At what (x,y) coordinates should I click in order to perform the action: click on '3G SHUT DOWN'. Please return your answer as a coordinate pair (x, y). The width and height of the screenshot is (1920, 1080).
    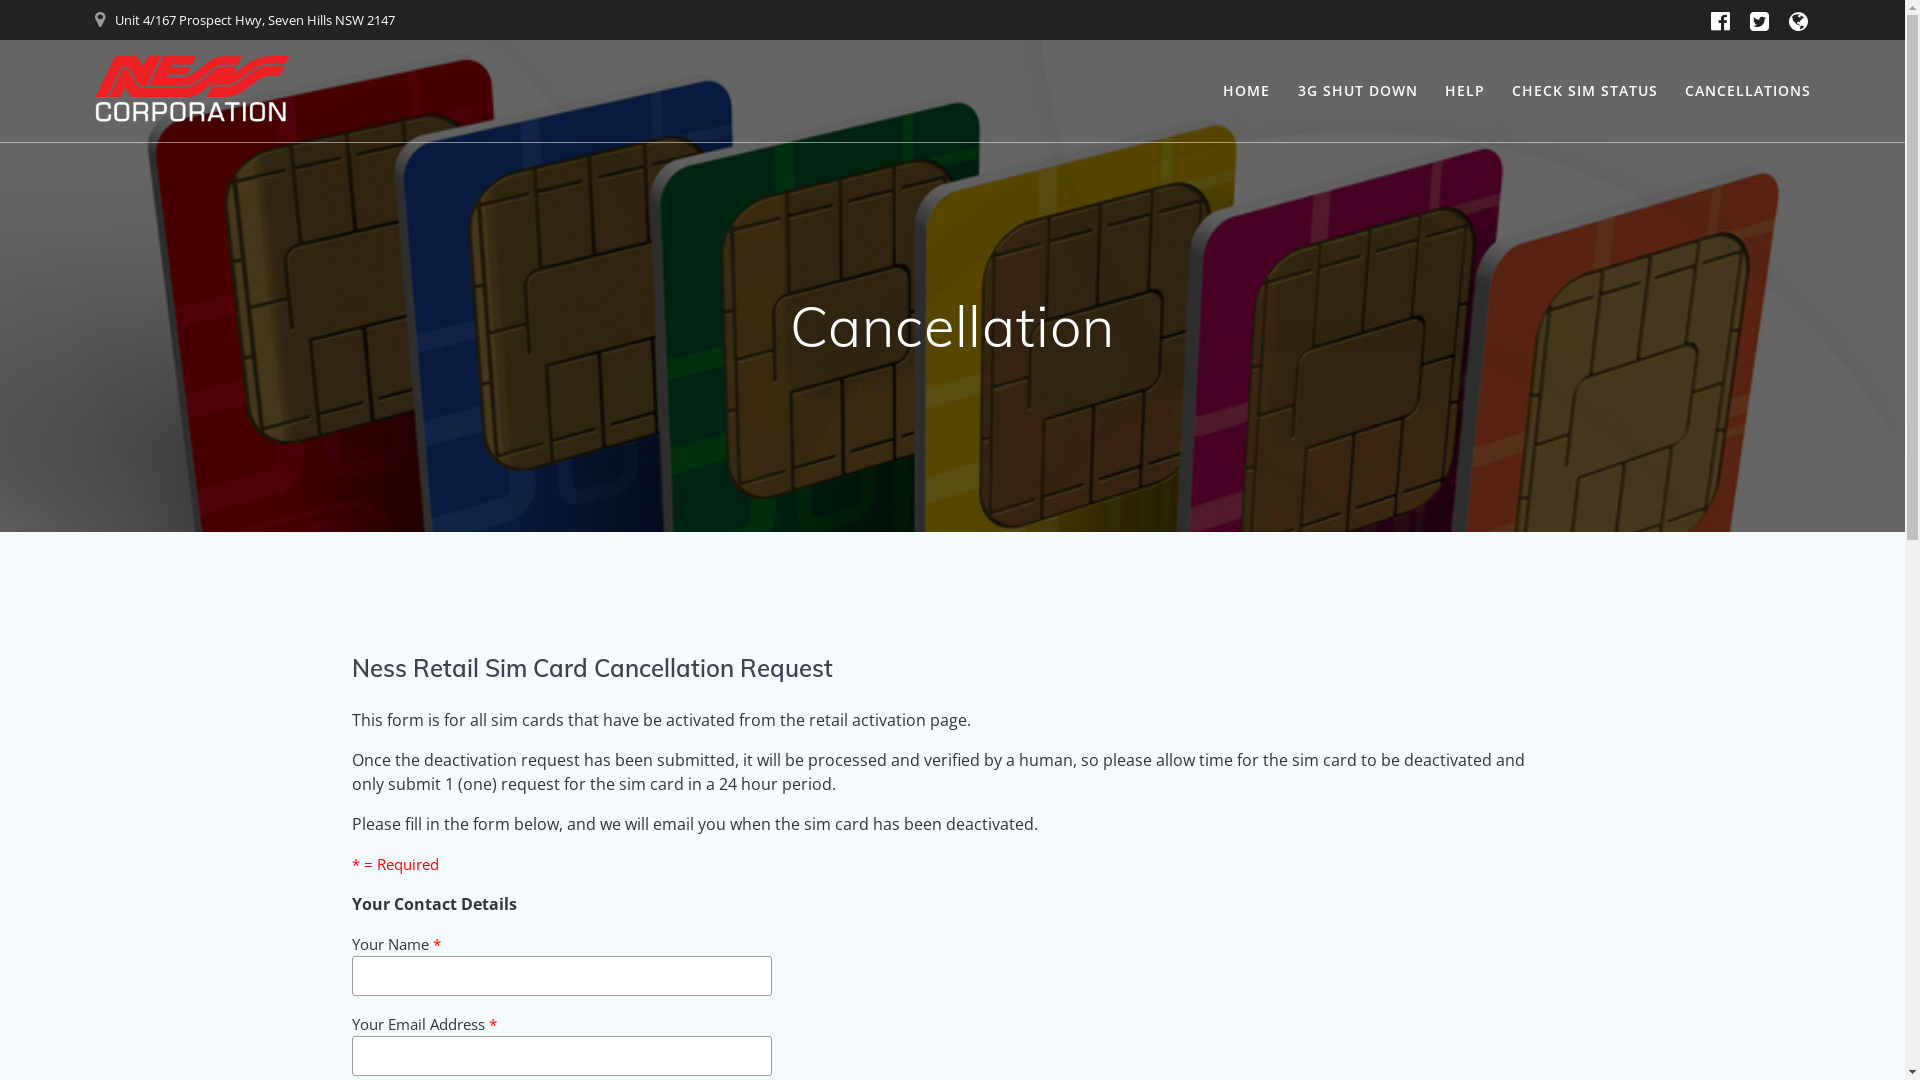
    Looking at the image, I should click on (1358, 91).